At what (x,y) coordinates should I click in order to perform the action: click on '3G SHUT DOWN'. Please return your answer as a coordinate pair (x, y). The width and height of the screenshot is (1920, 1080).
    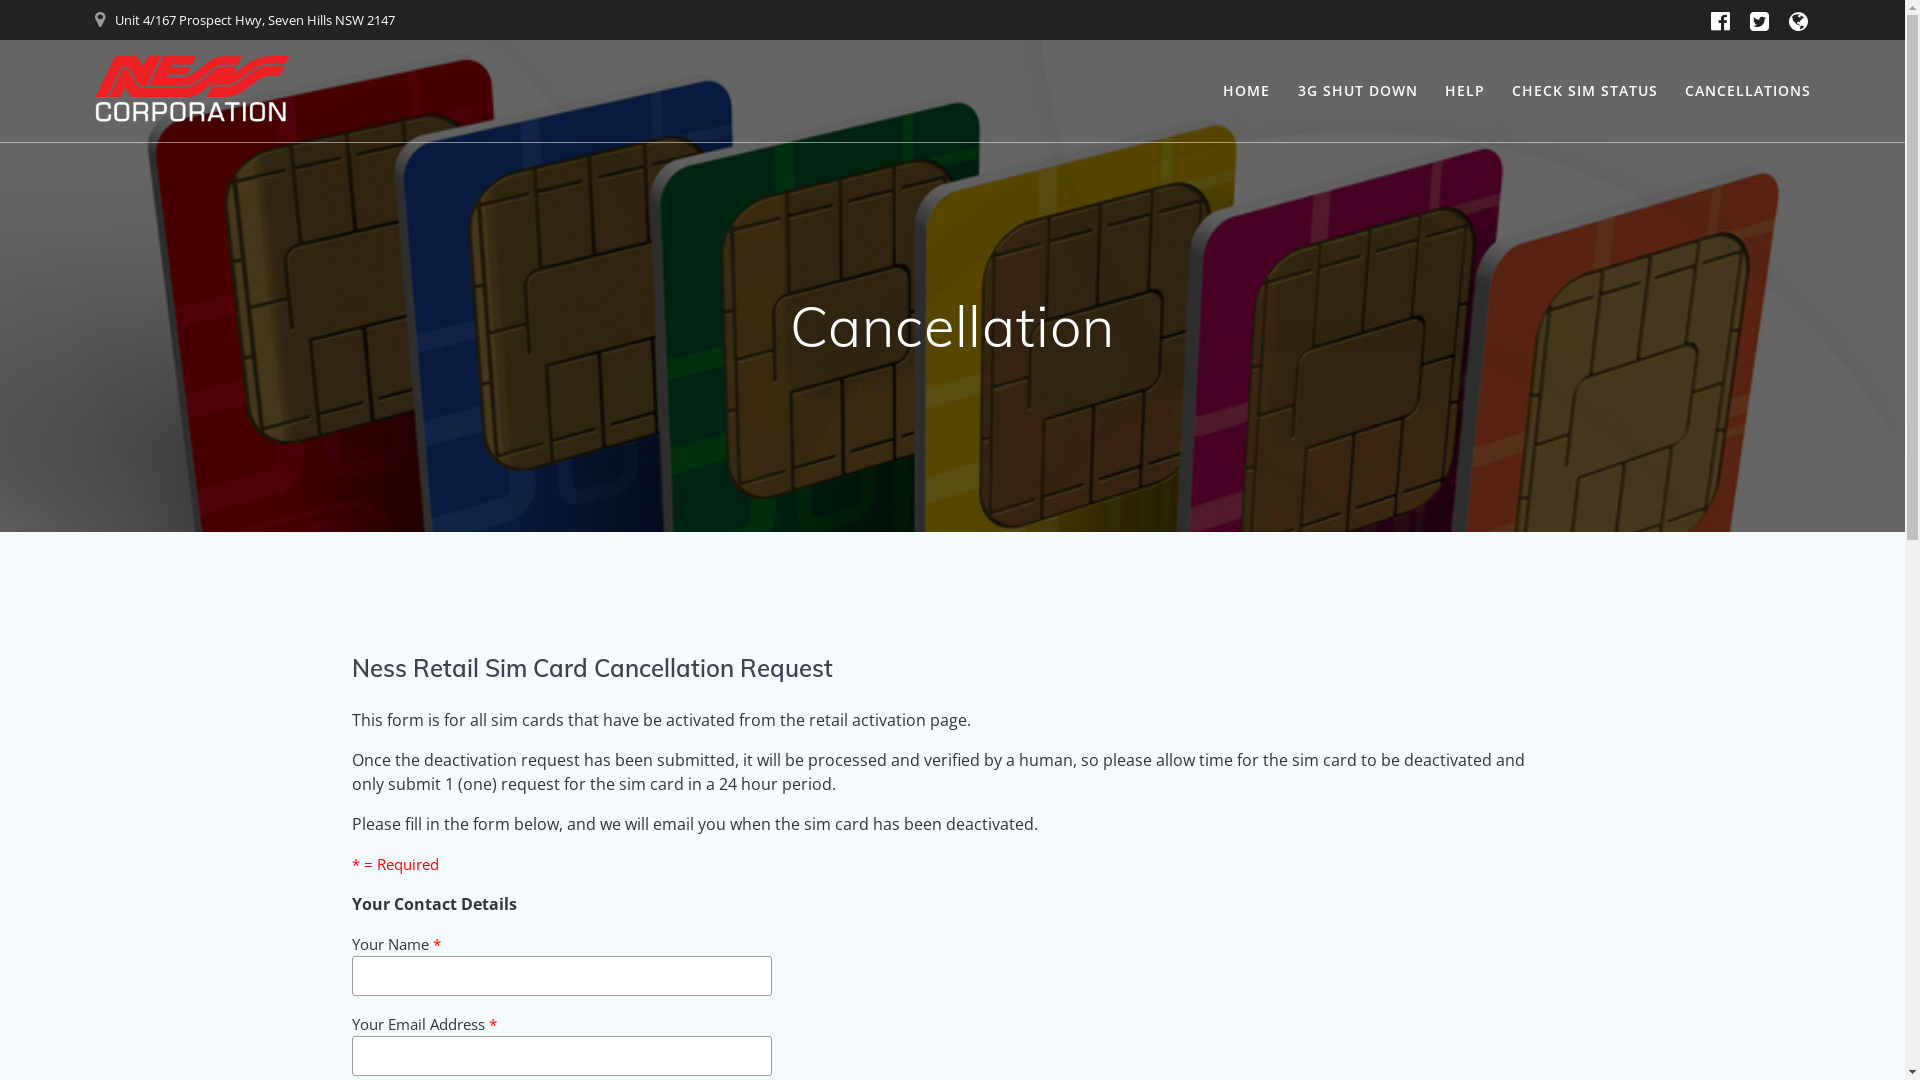
    Looking at the image, I should click on (1358, 91).